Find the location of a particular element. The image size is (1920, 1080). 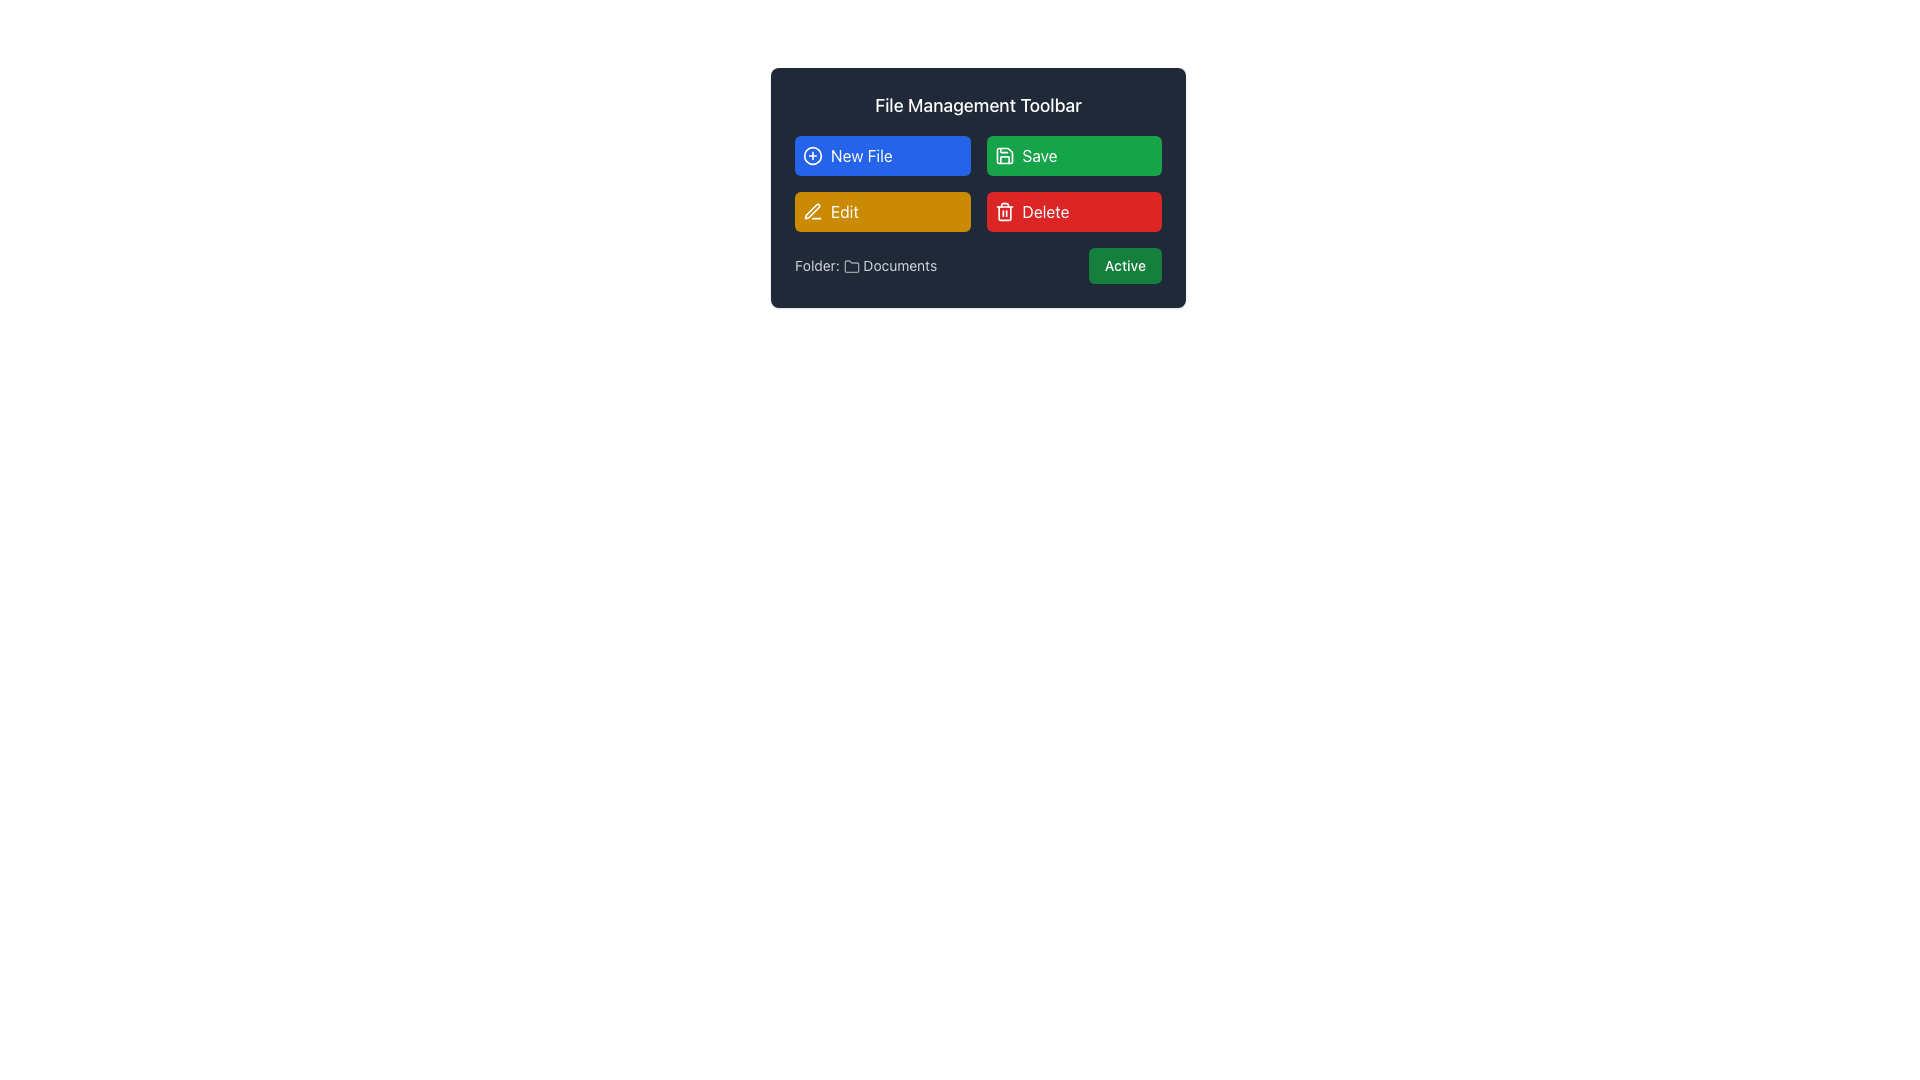

the delete button located in the bottom-right corner of the button grid to initiate the deletion process is located at coordinates (1073, 212).